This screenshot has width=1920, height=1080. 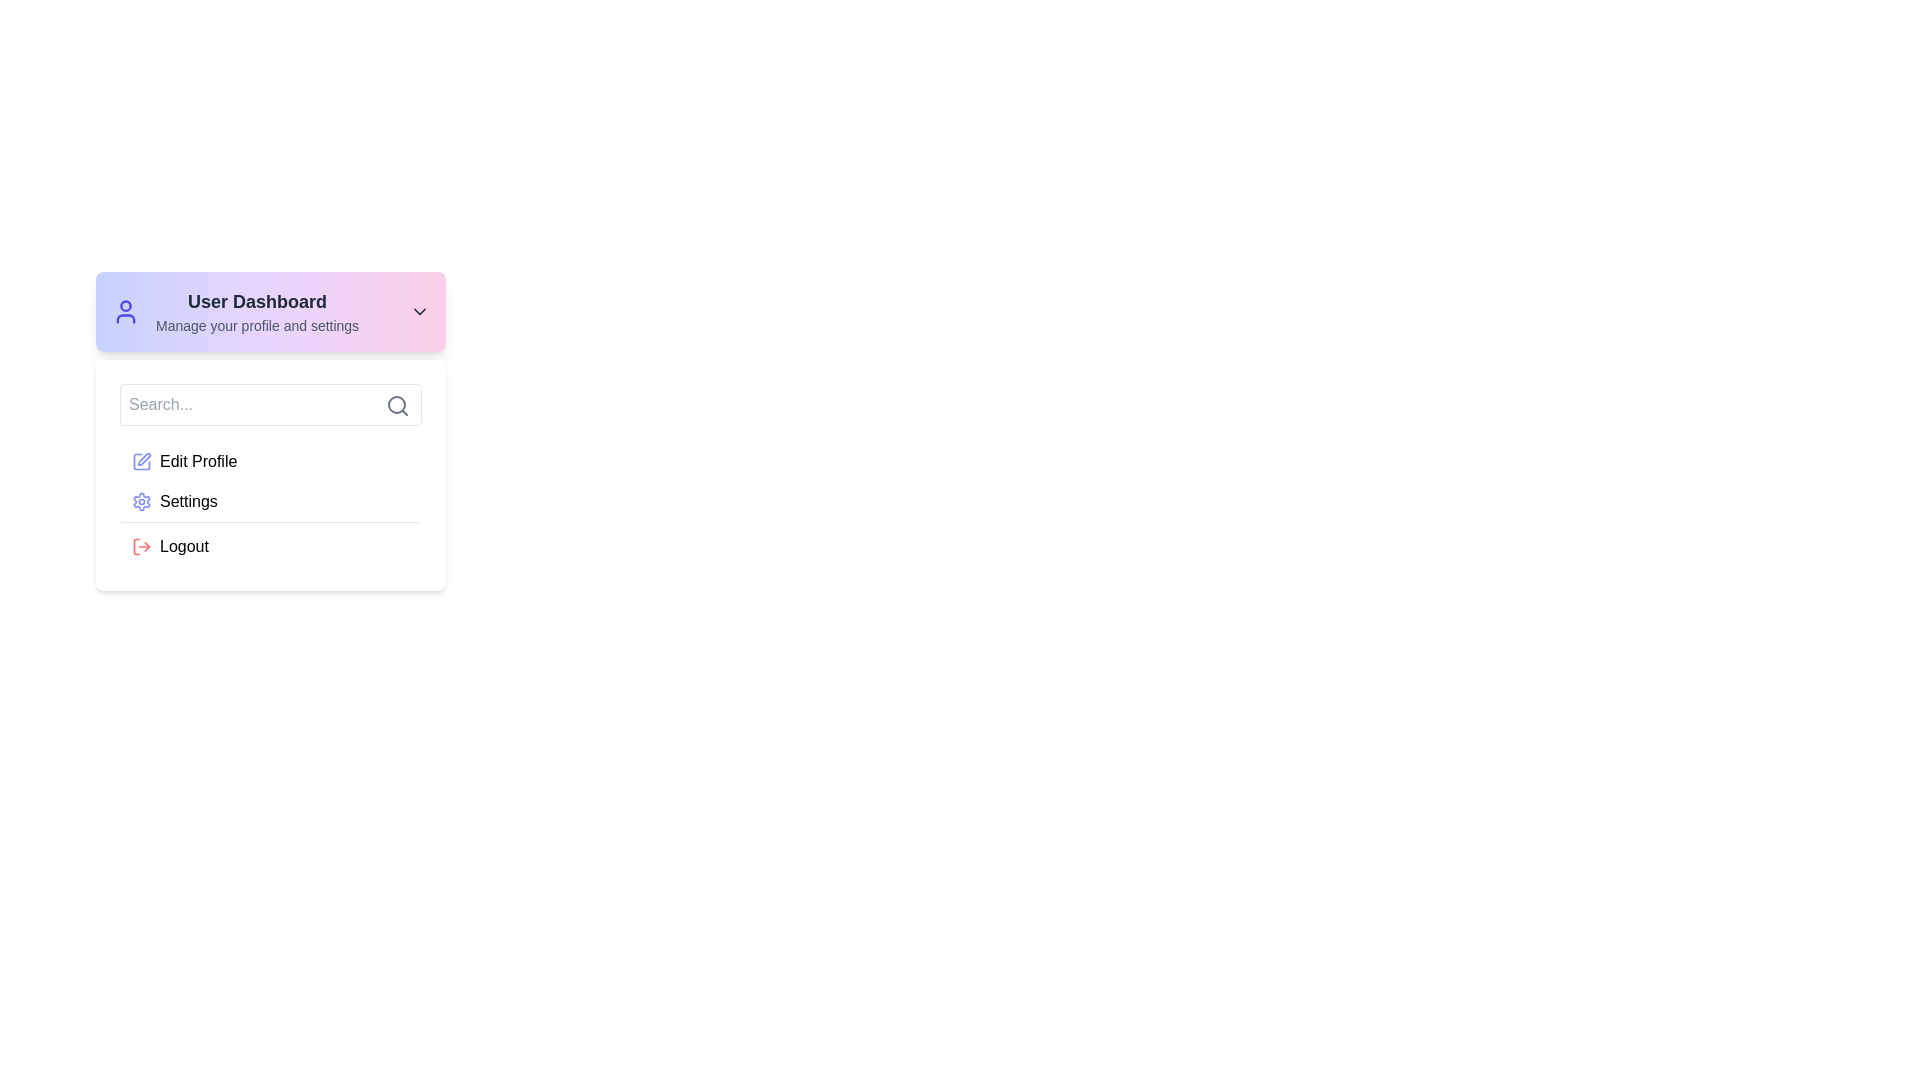 I want to click on the static text content that provides the label for the user dashboard section, which is located slightly left of center in the upper portion of the interface with a purple to pink gradient background, so click(x=256, y=312).